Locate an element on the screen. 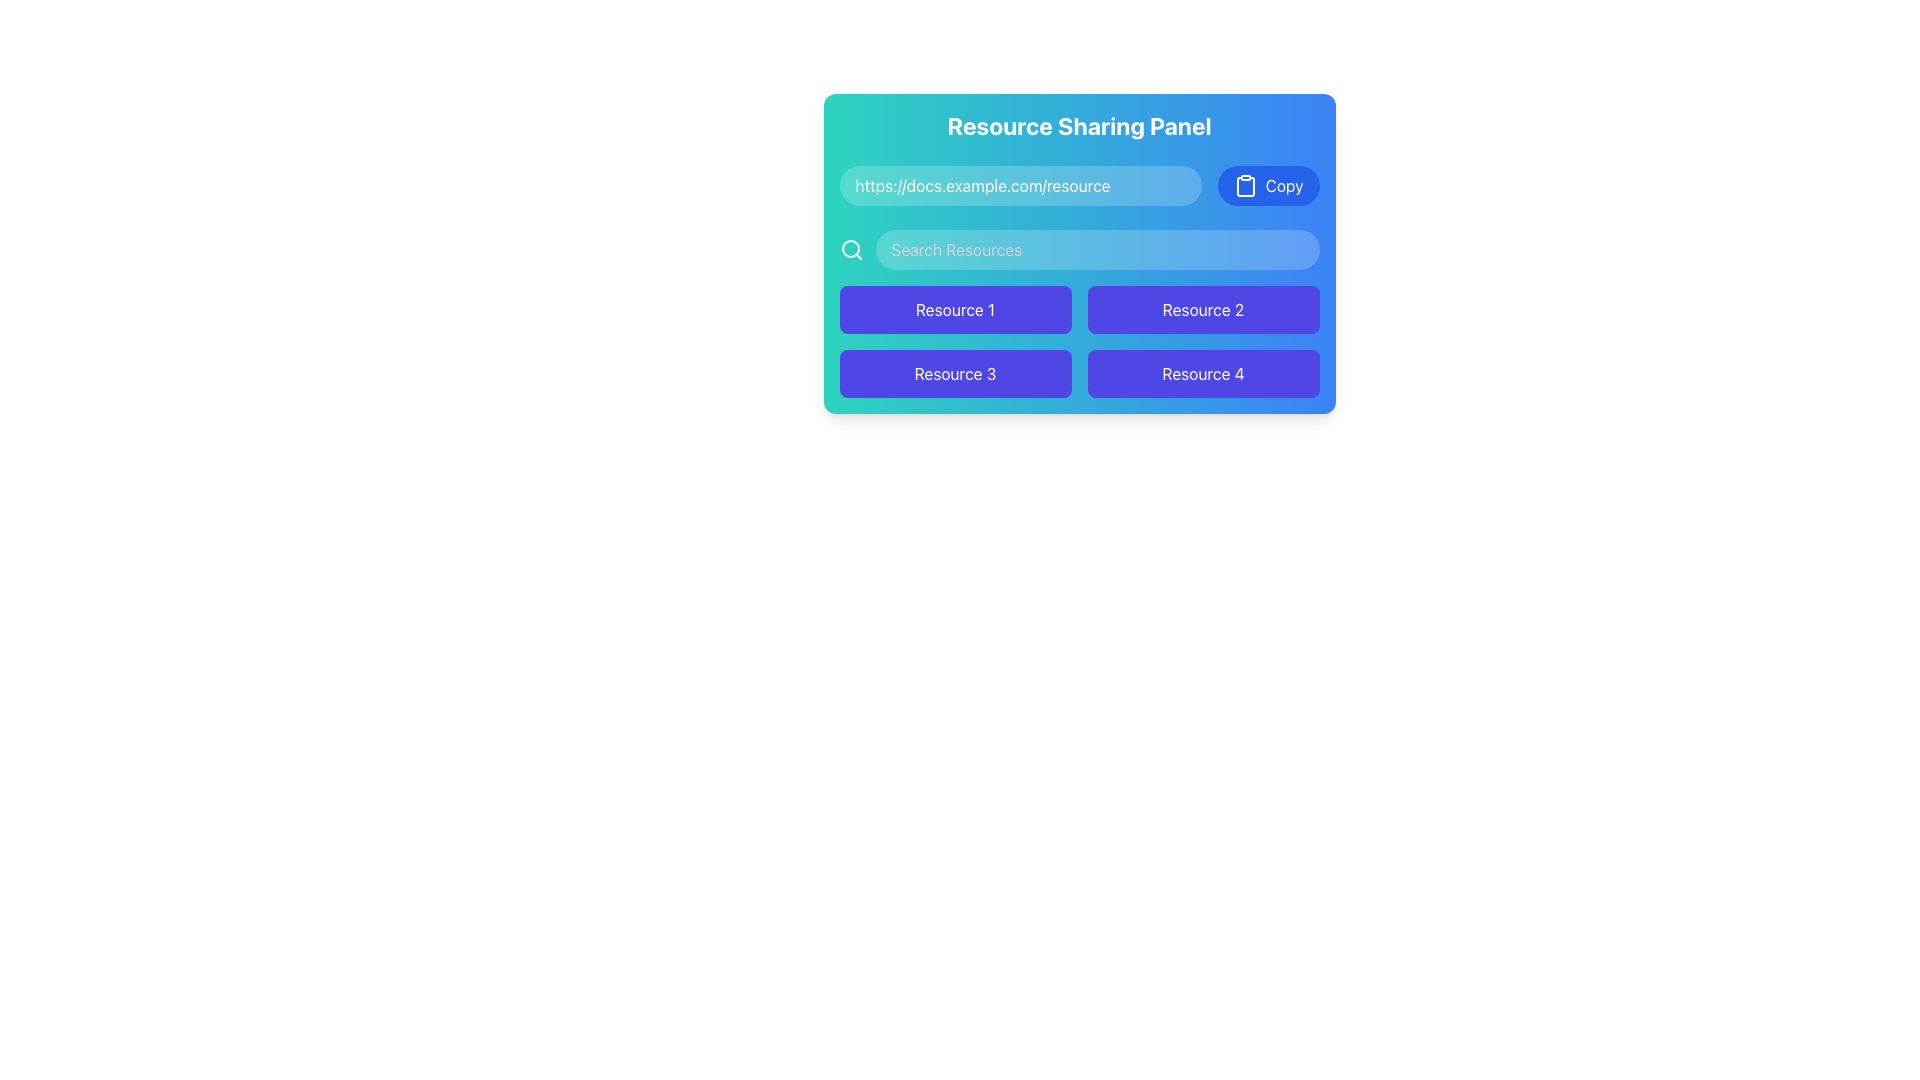 This screenshot has height=1080, width=1920. the top-left button in the grid layout is located at coordinates (954, 309).